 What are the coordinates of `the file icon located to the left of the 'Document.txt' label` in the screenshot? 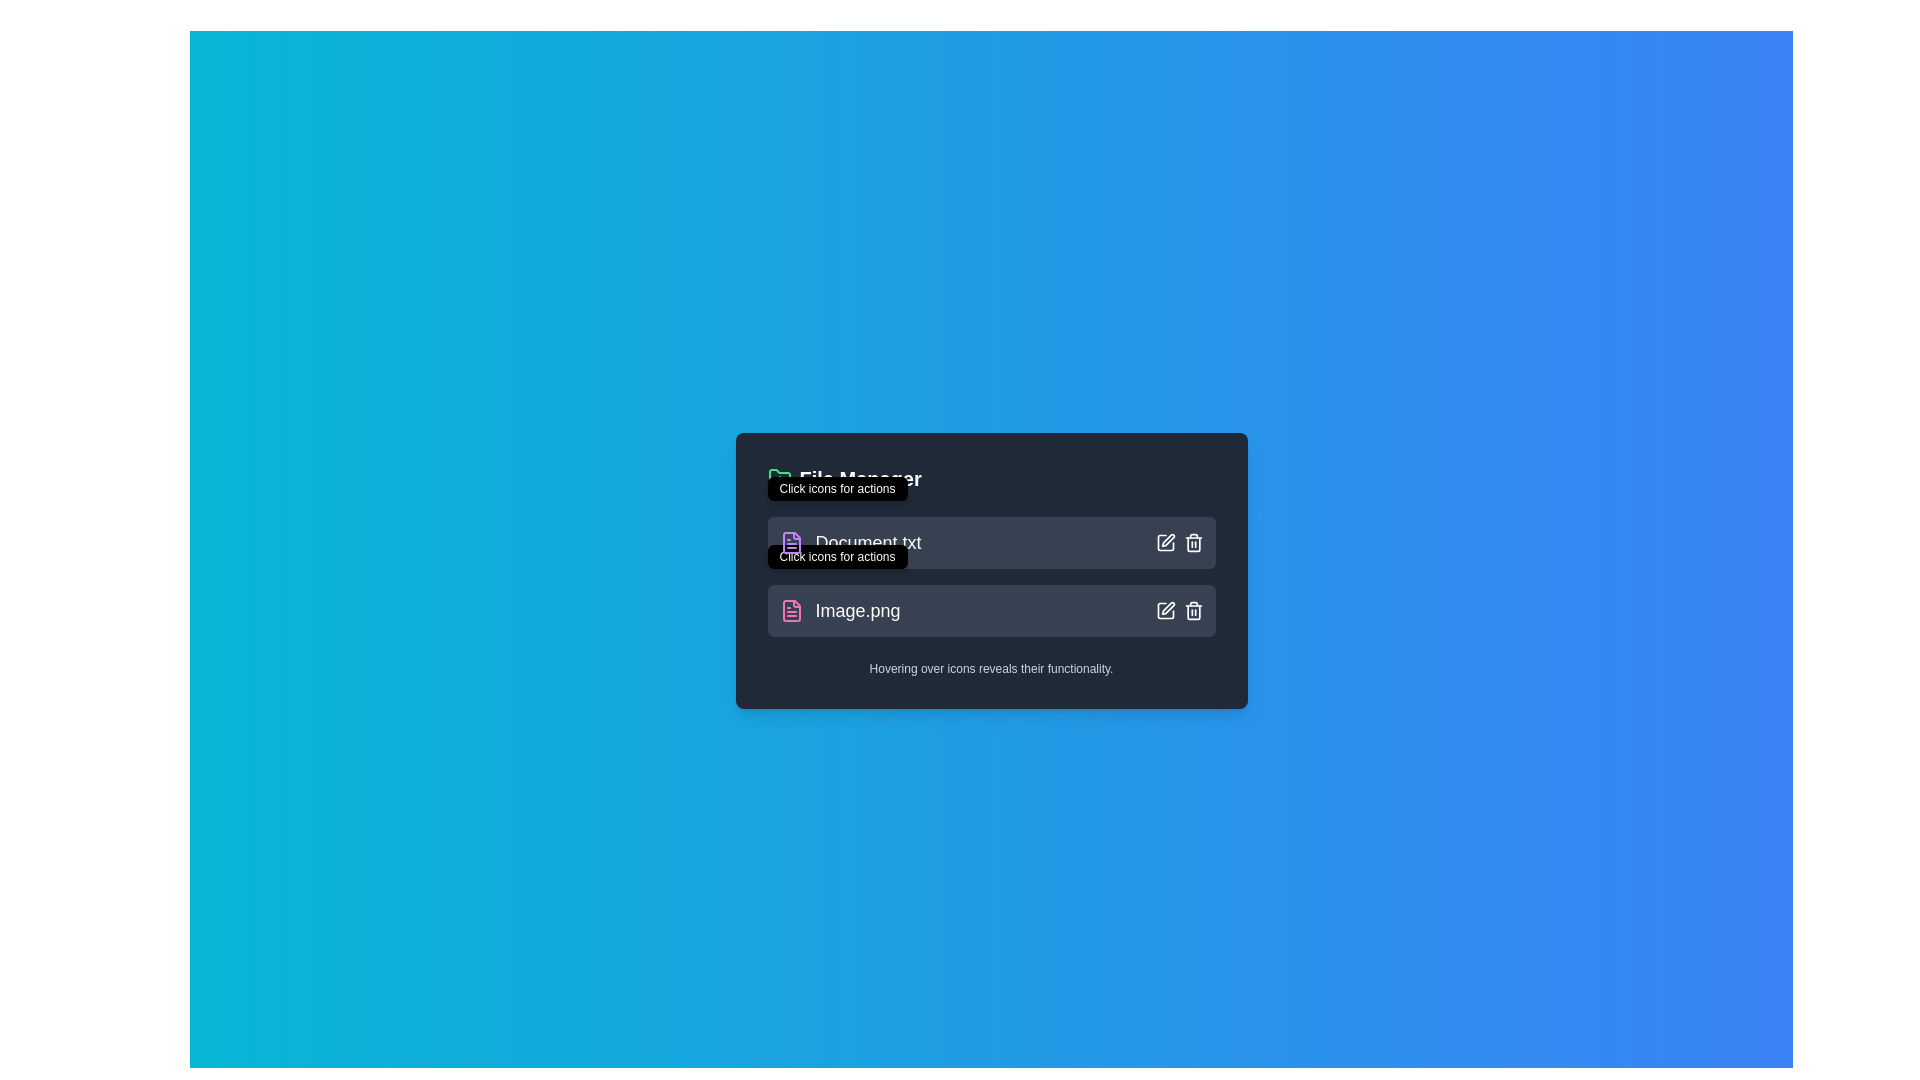 It's located at (790, 543).